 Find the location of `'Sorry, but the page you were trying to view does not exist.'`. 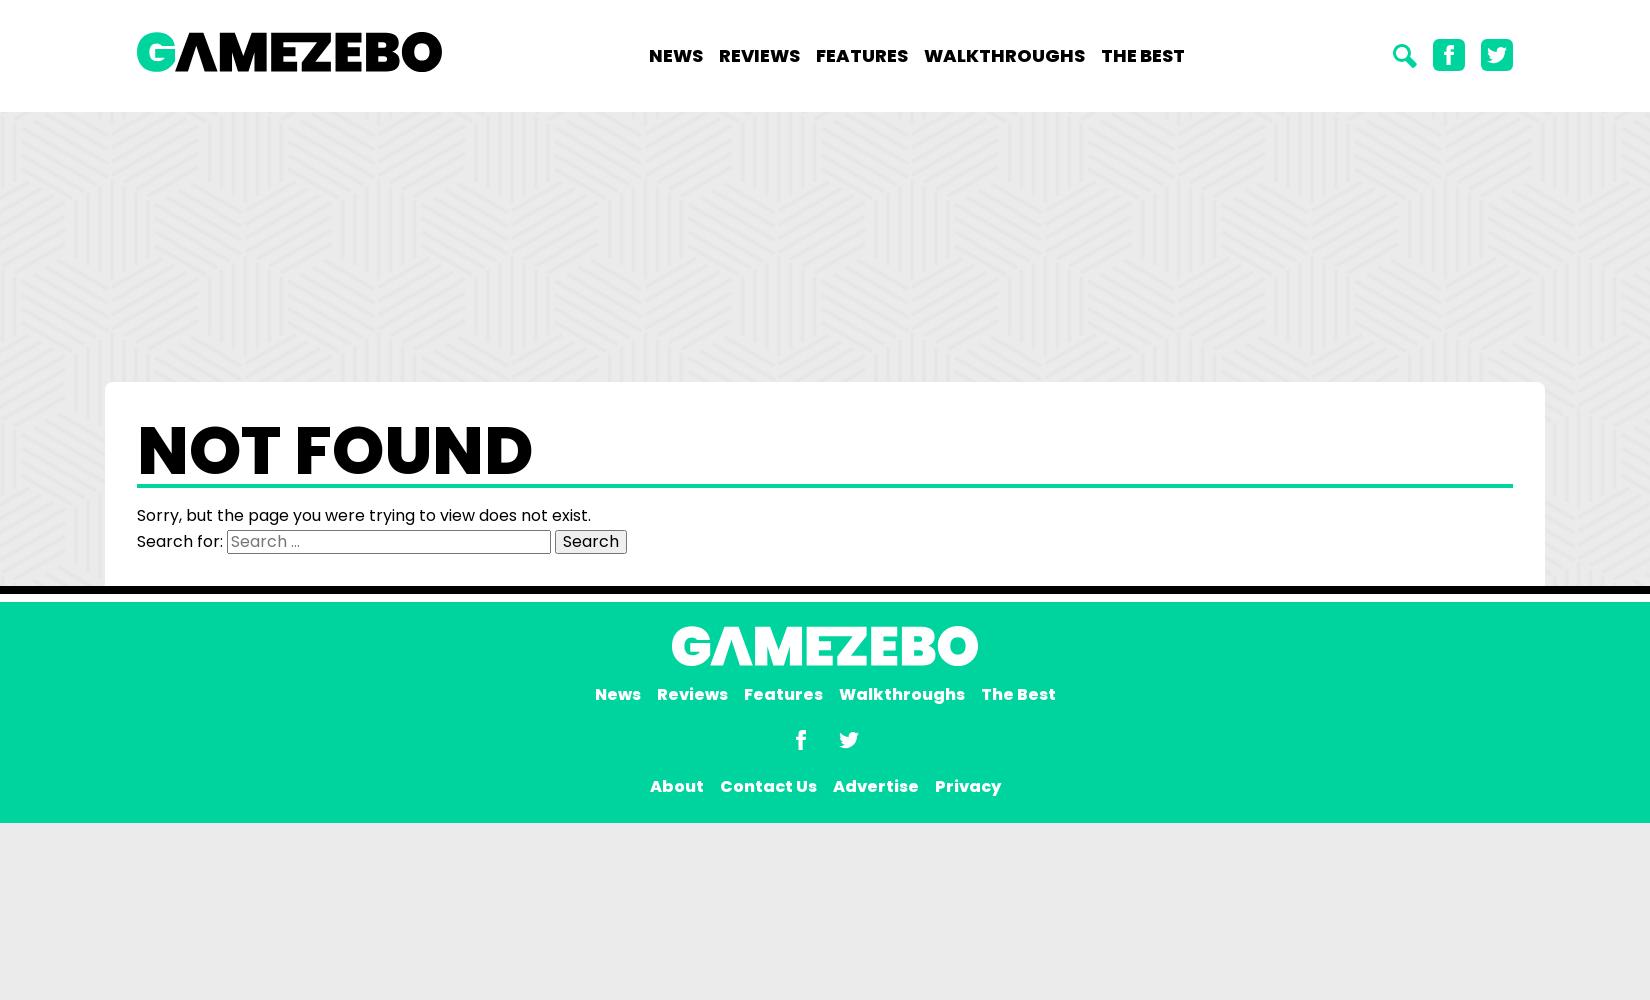

'Sorry, but the page you were trying to view does not exist.' is located at coordinates (363, 515).